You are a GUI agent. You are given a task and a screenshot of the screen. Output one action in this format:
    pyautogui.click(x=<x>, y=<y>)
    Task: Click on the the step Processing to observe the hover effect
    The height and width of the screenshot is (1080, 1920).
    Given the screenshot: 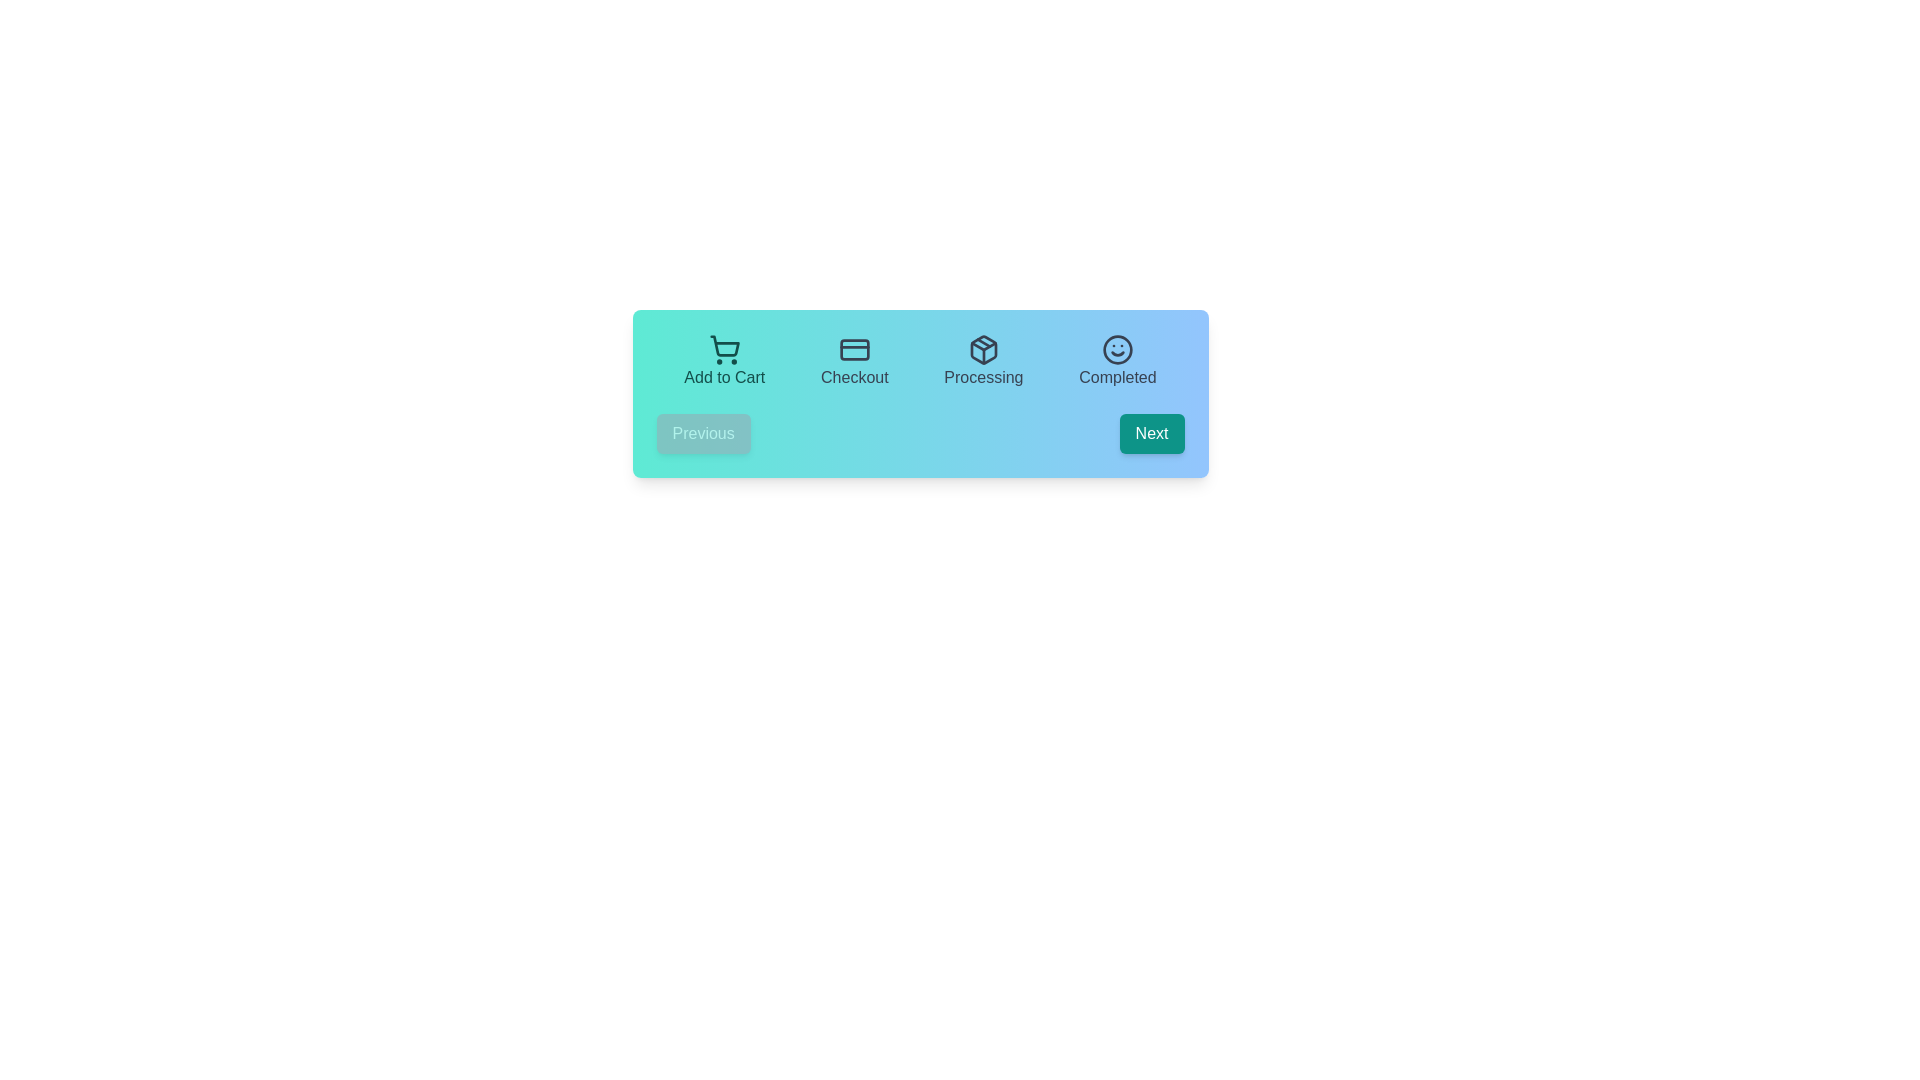 What is the action you would take?
    pyautogui.click(x=983, y=362)
    